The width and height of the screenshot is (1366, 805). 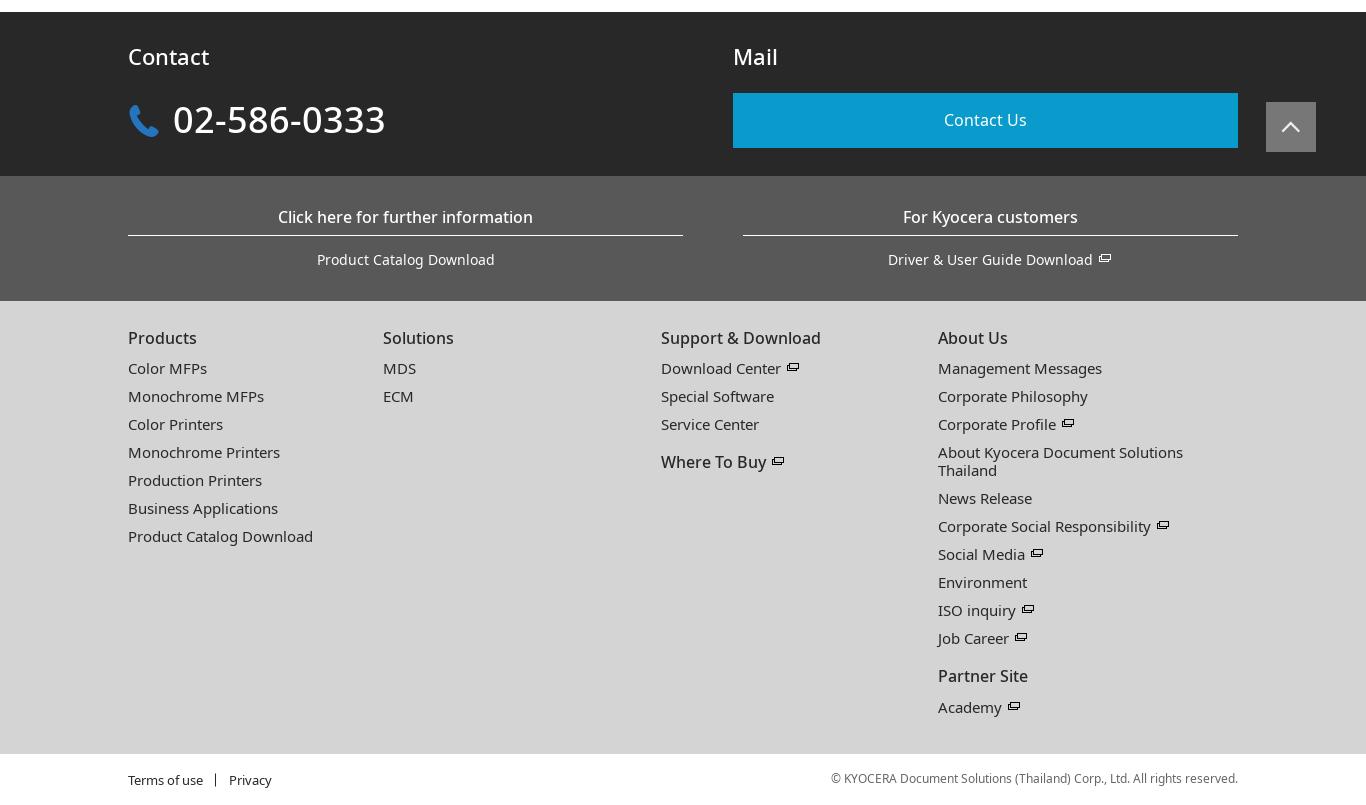 What do you see at coordinates (712, 461) in the screenshot?
I see `'Where To Buy'` at bounding box center [712, 461].